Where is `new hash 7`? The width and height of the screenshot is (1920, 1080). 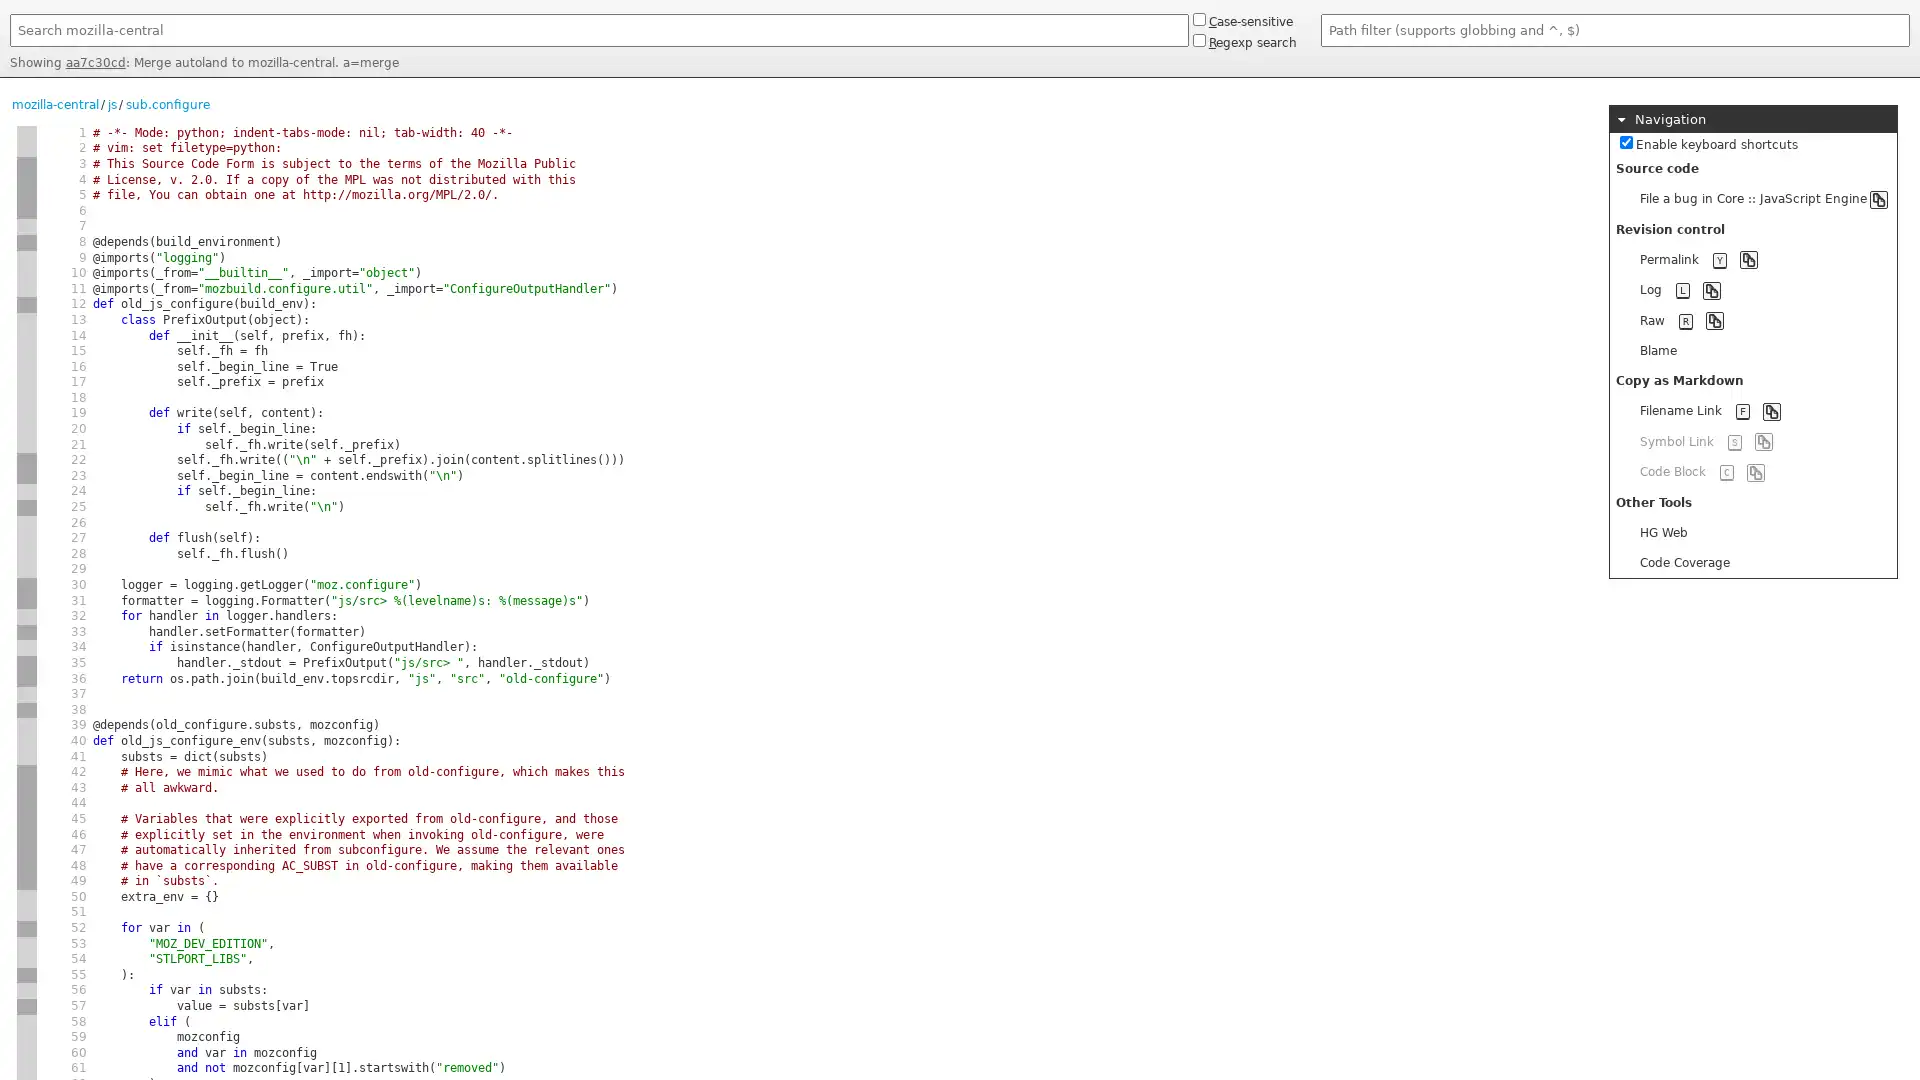 new hash 7 is located at coordinates (27, 632).